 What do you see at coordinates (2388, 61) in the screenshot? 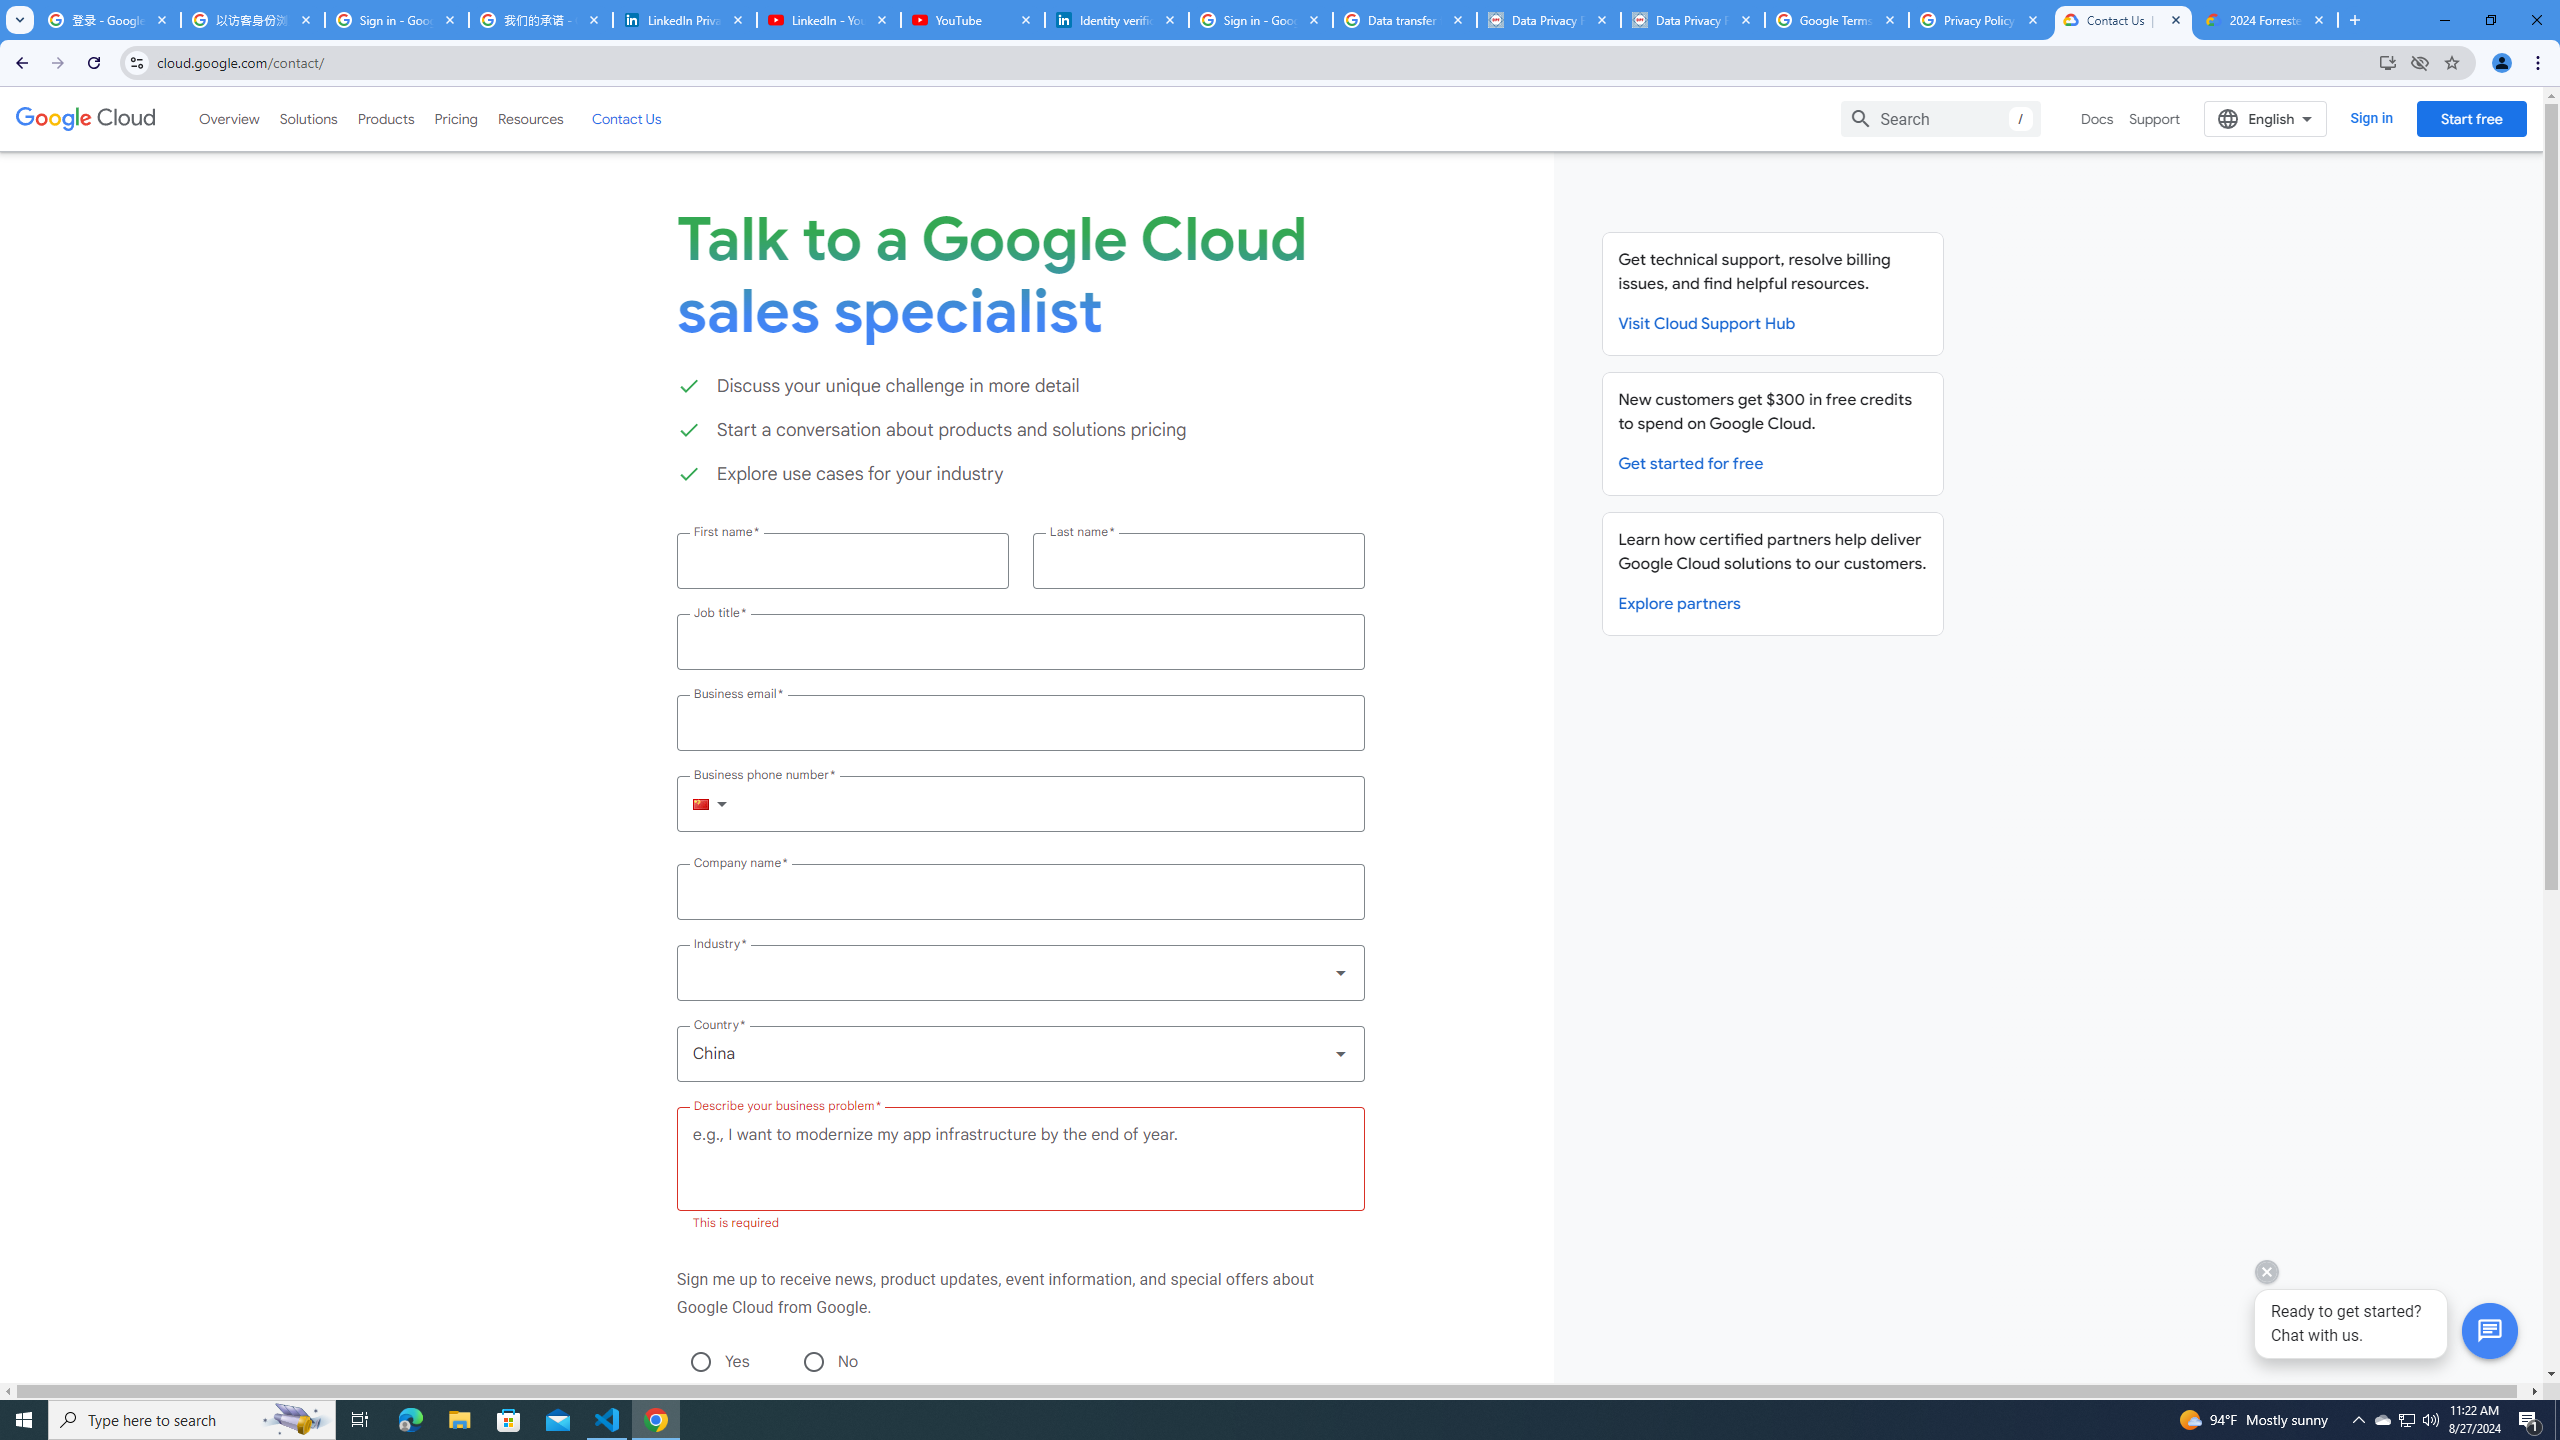
I see `'Install Google Cloud'` at bounding box center [2388, 61].